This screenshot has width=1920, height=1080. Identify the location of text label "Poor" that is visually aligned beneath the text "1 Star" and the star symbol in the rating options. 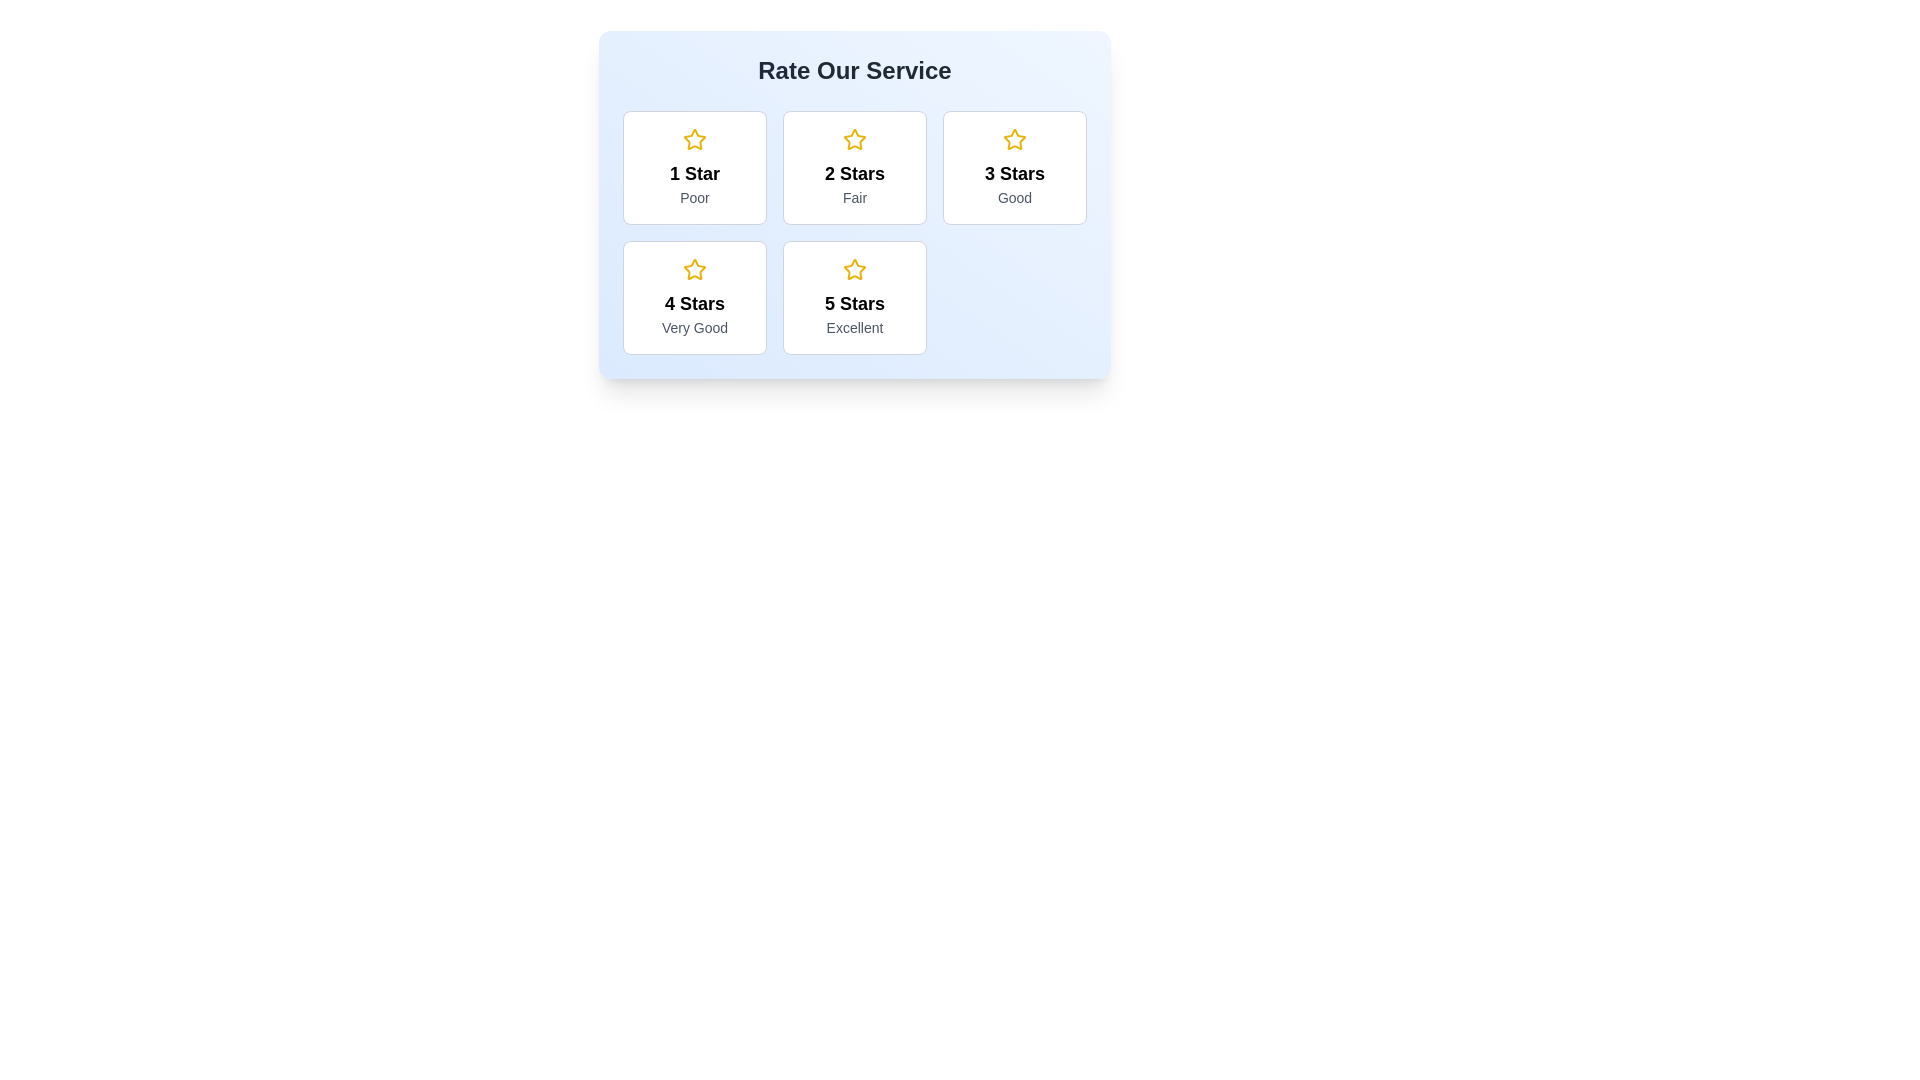
(695, 197).